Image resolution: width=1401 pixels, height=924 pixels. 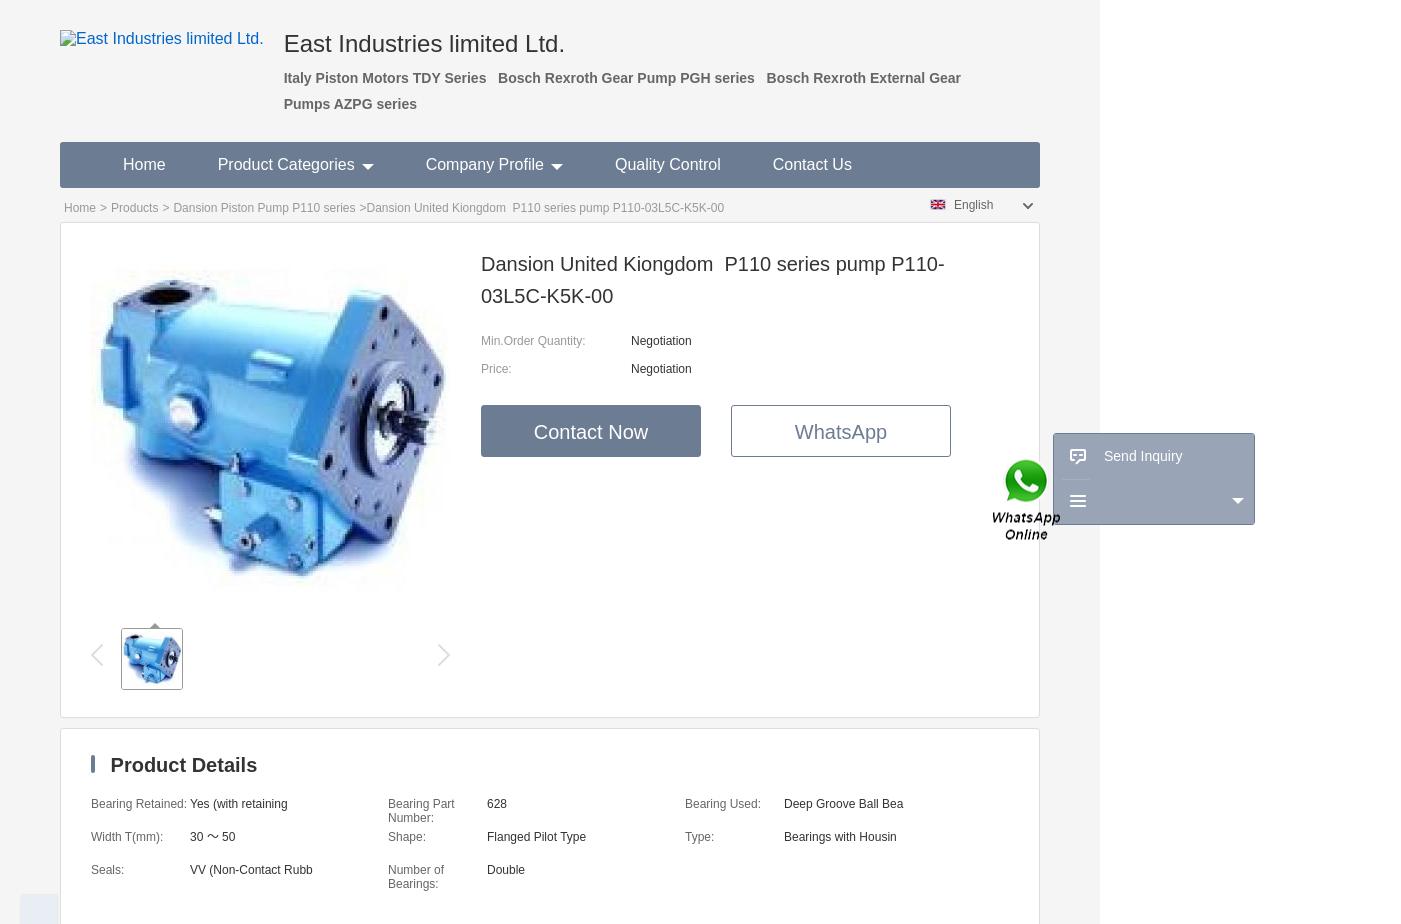 What do you see at coordinates (840, 431) in the screenshot?
I see `'WhatsApp'` at bounding box center [840, 431].